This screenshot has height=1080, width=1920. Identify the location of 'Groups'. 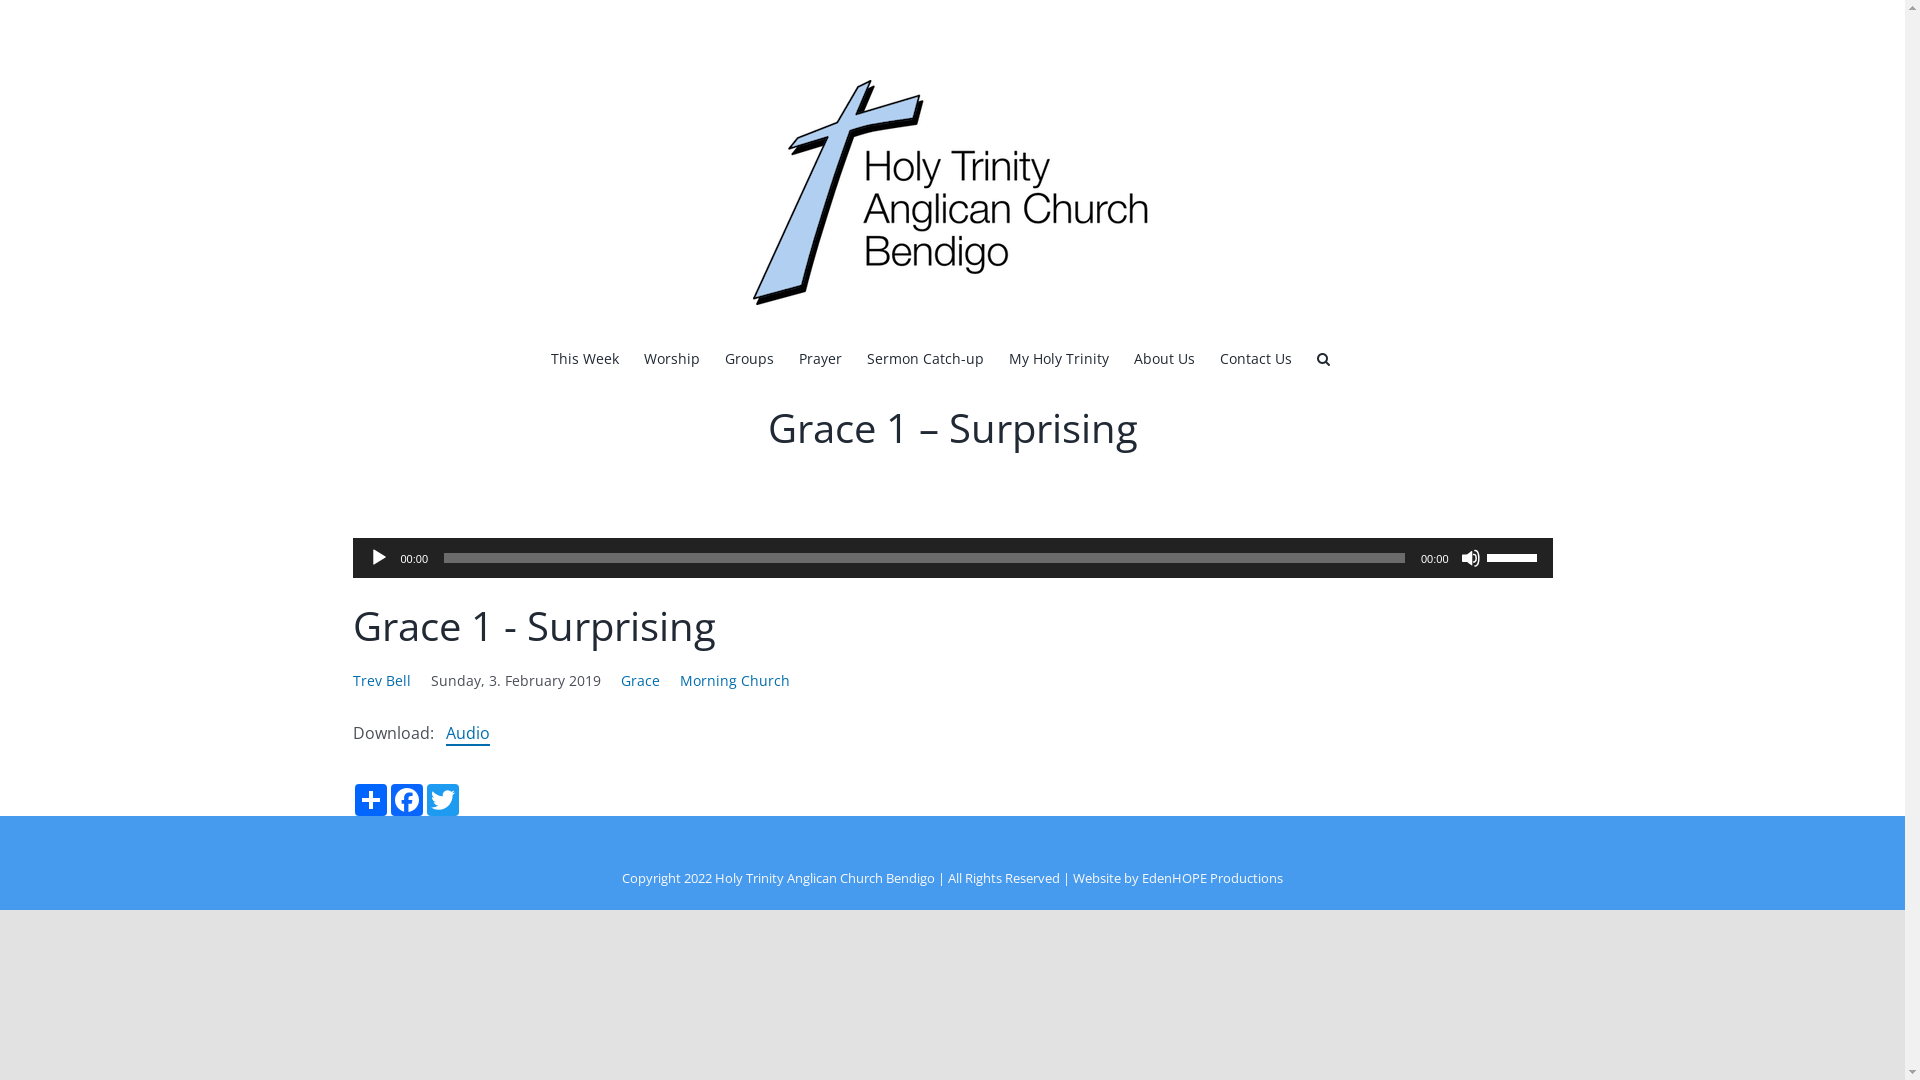
(747, 356).